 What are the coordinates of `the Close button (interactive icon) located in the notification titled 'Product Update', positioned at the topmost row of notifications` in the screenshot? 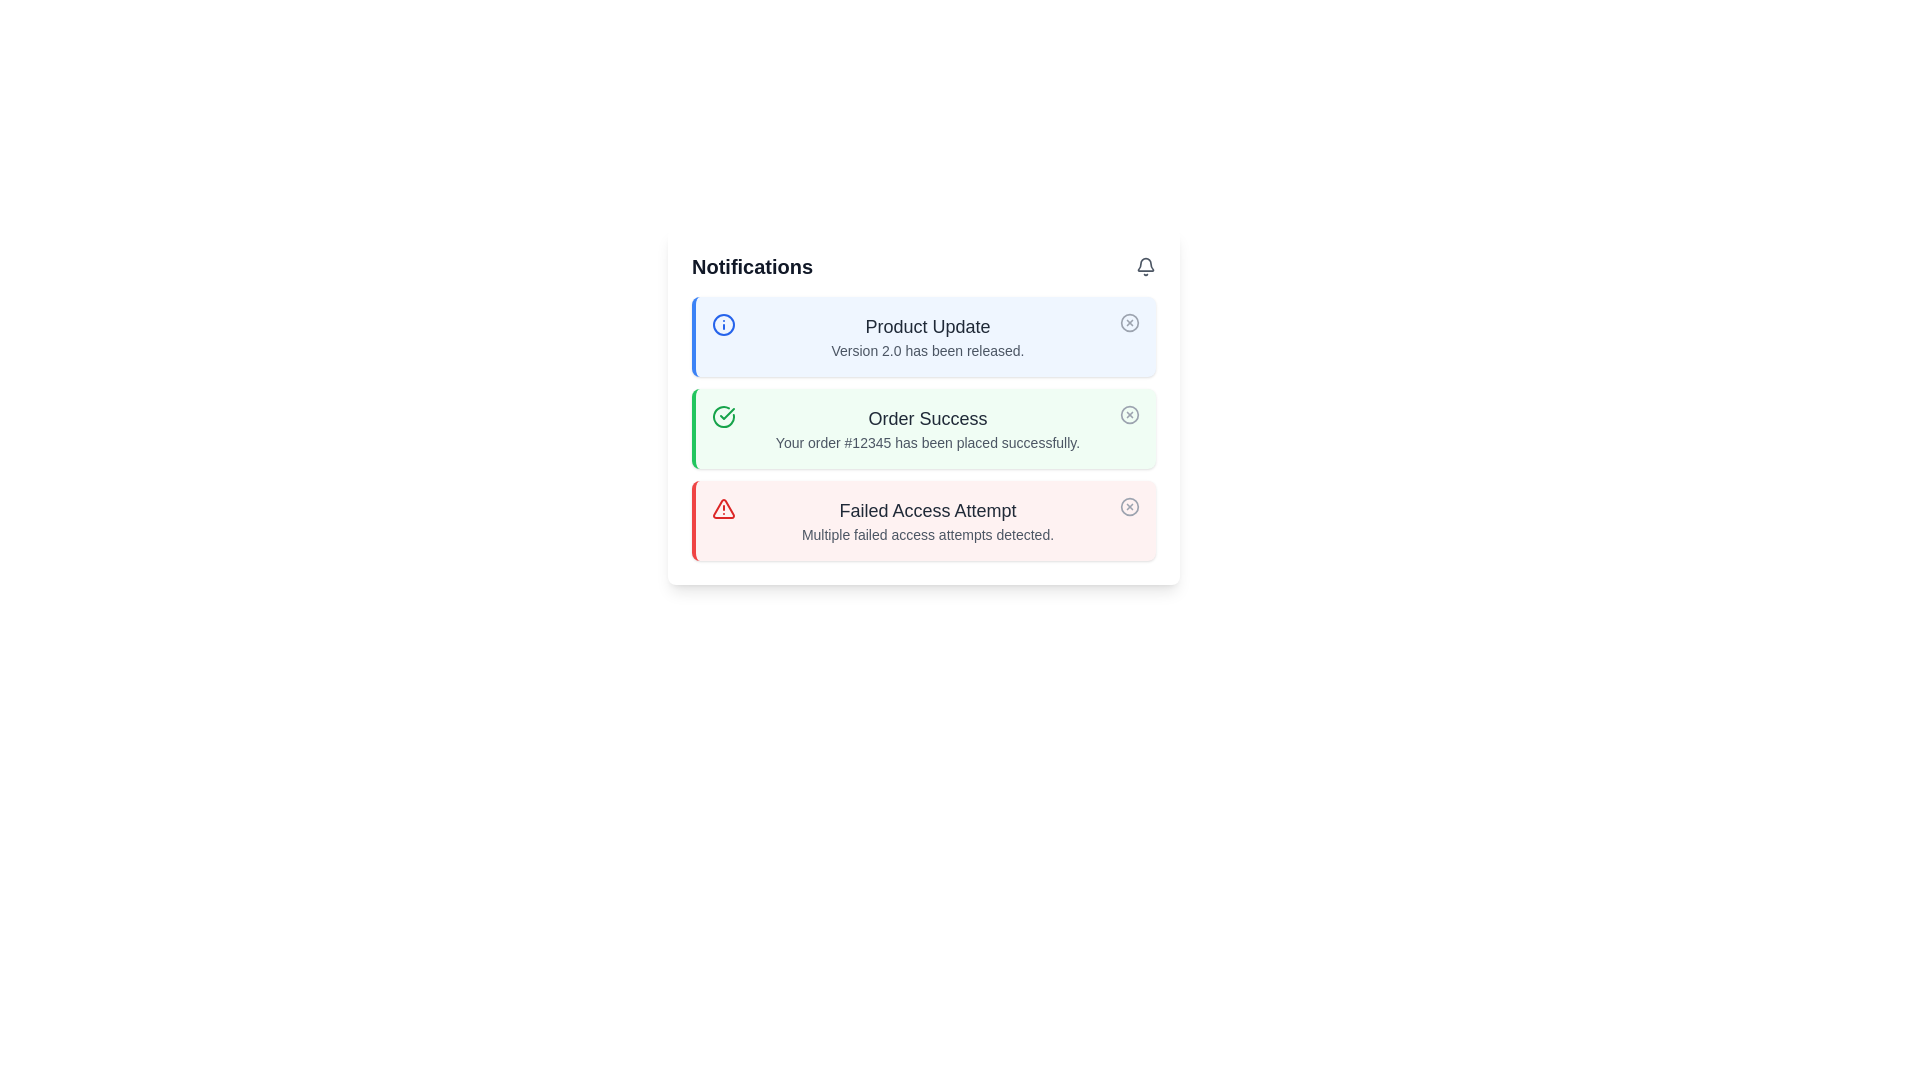 It's located at (1129, 322).